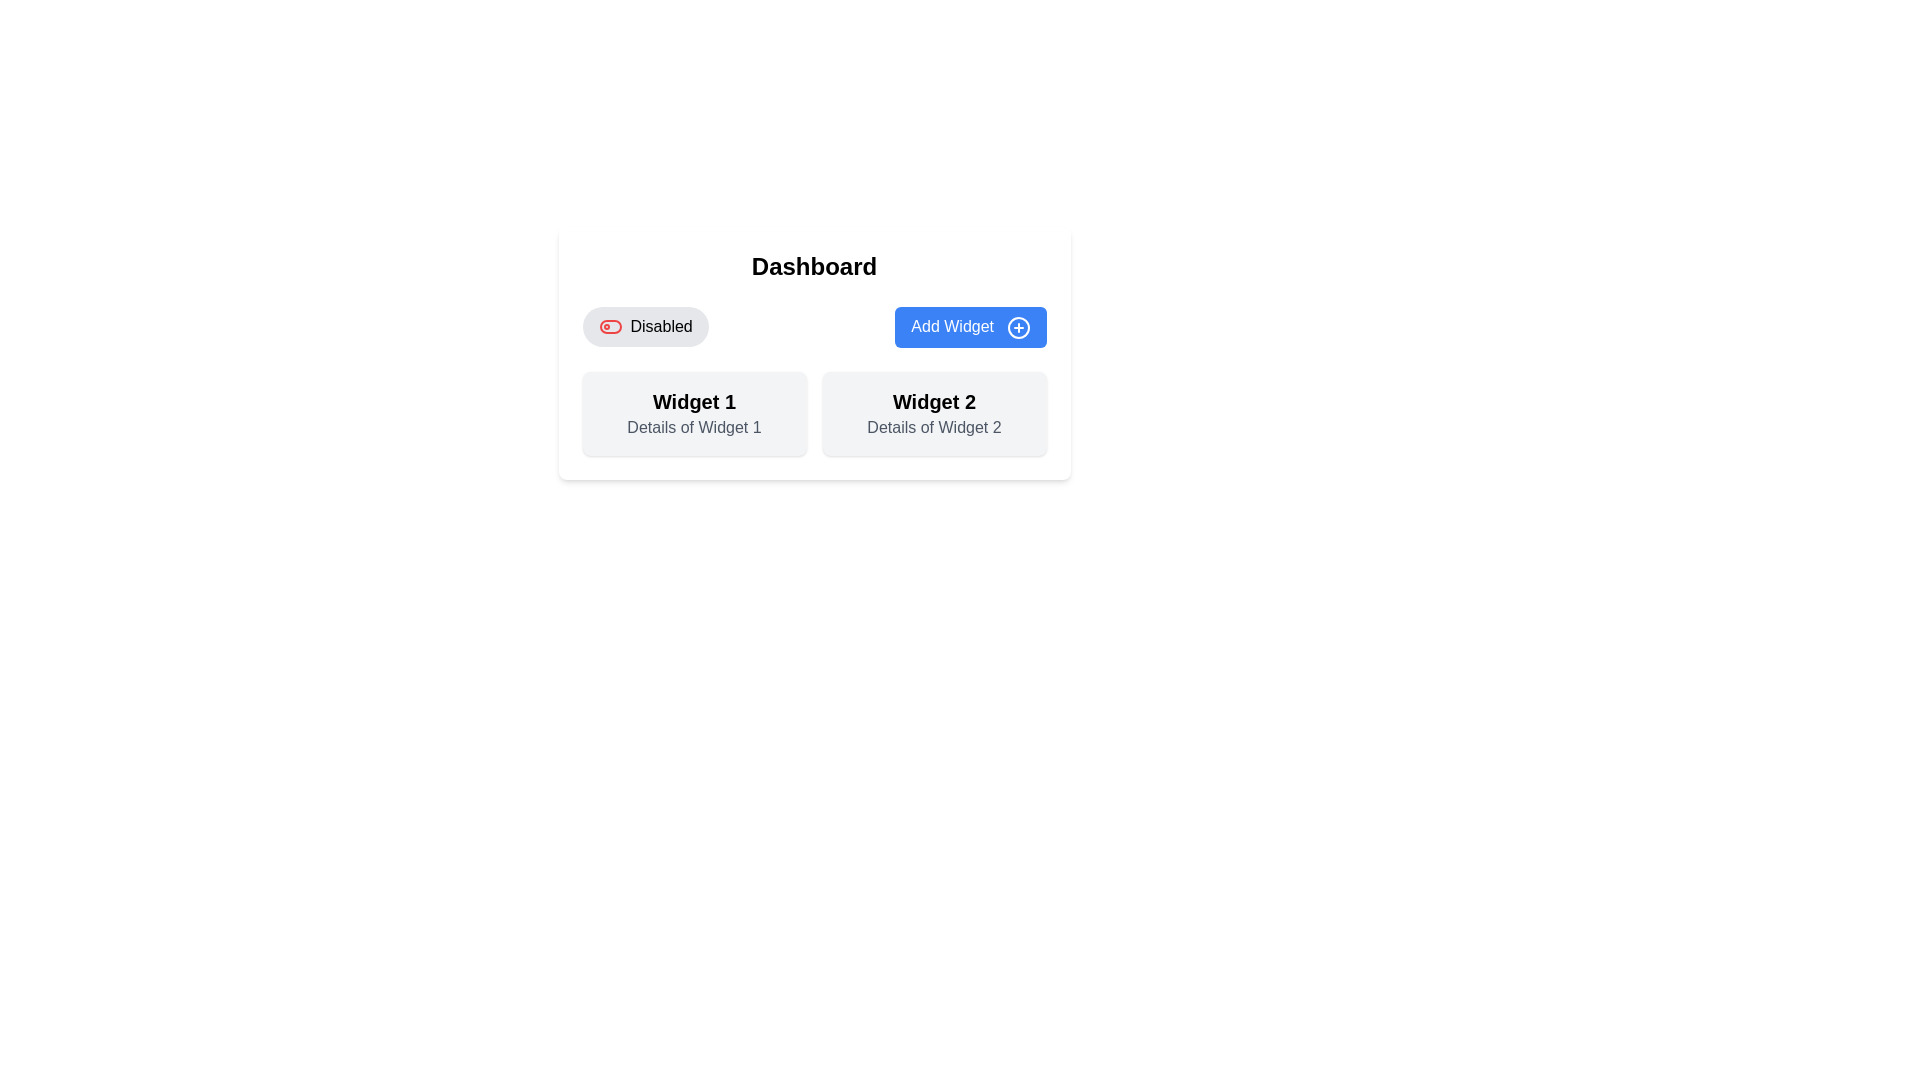 The image size is (1920, 1080). Describe the element at coordinates (694, 412) in the screenshot. I see `the details of the Informational card for Widget 1, which is located in the first column of the first row, beneath the 'Disabled' toggle and next to the 'Add Widget' button` at that location.